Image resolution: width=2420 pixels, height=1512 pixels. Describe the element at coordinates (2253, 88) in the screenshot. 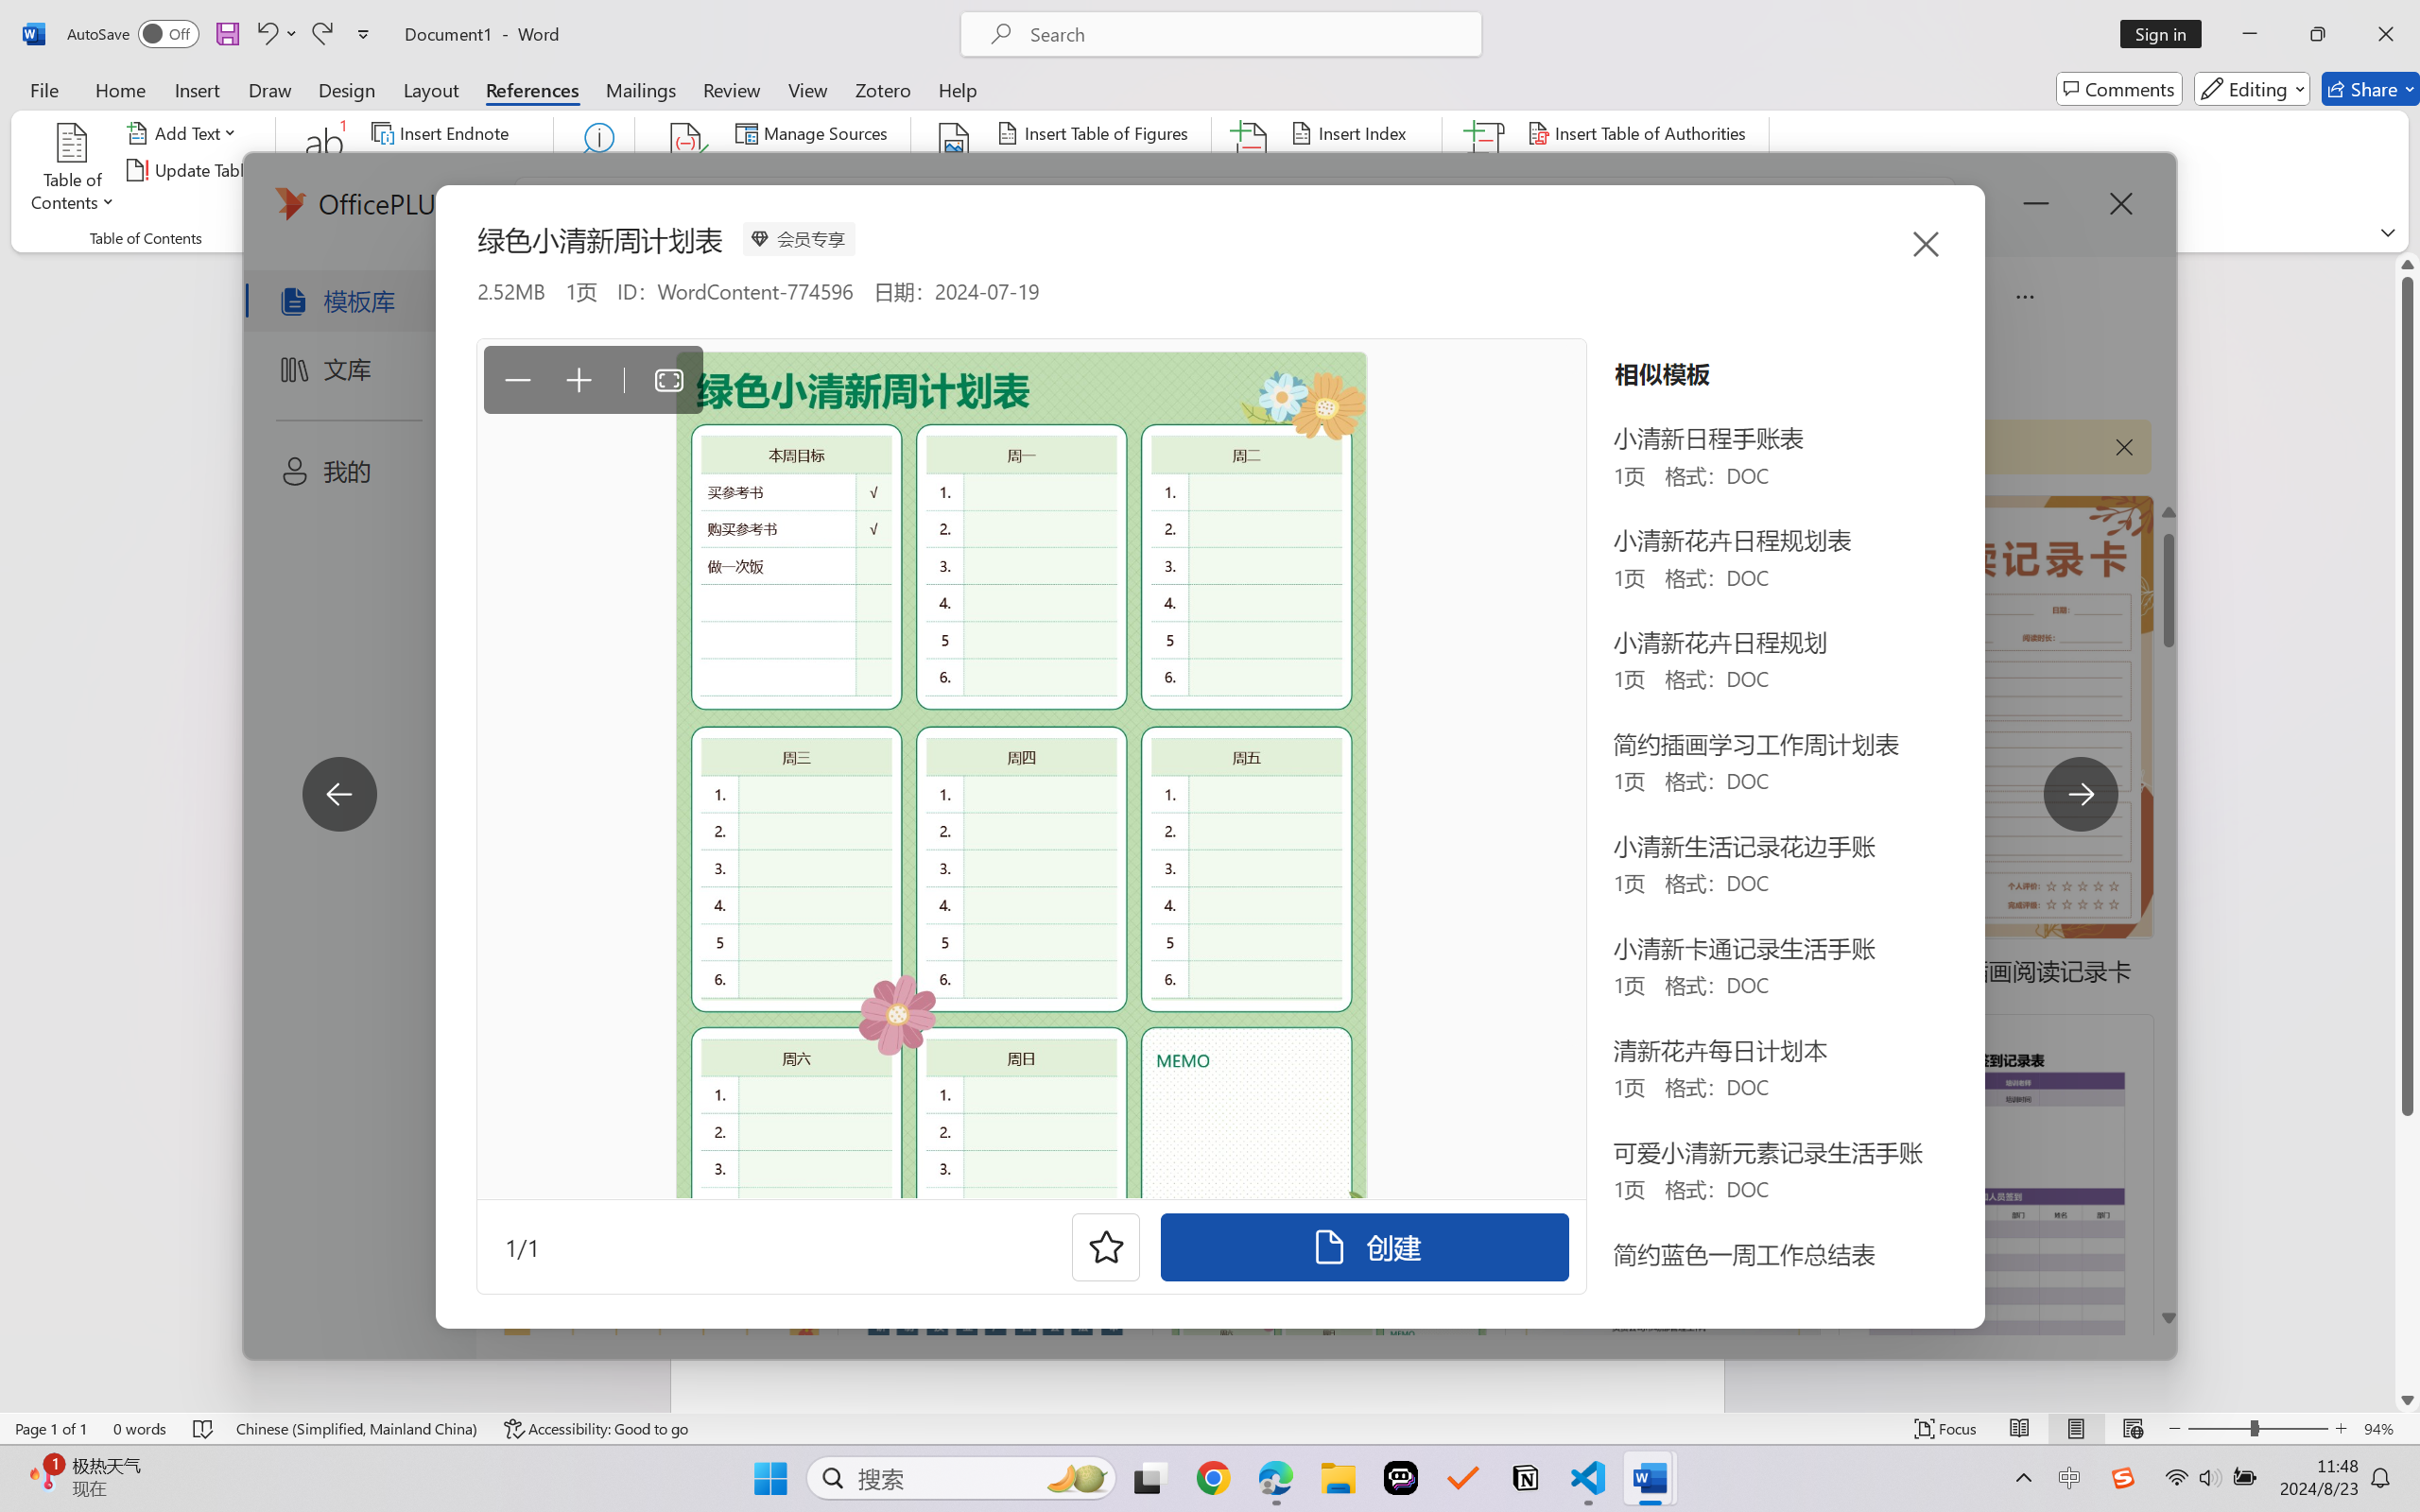

I see `'Editing'` at that location.